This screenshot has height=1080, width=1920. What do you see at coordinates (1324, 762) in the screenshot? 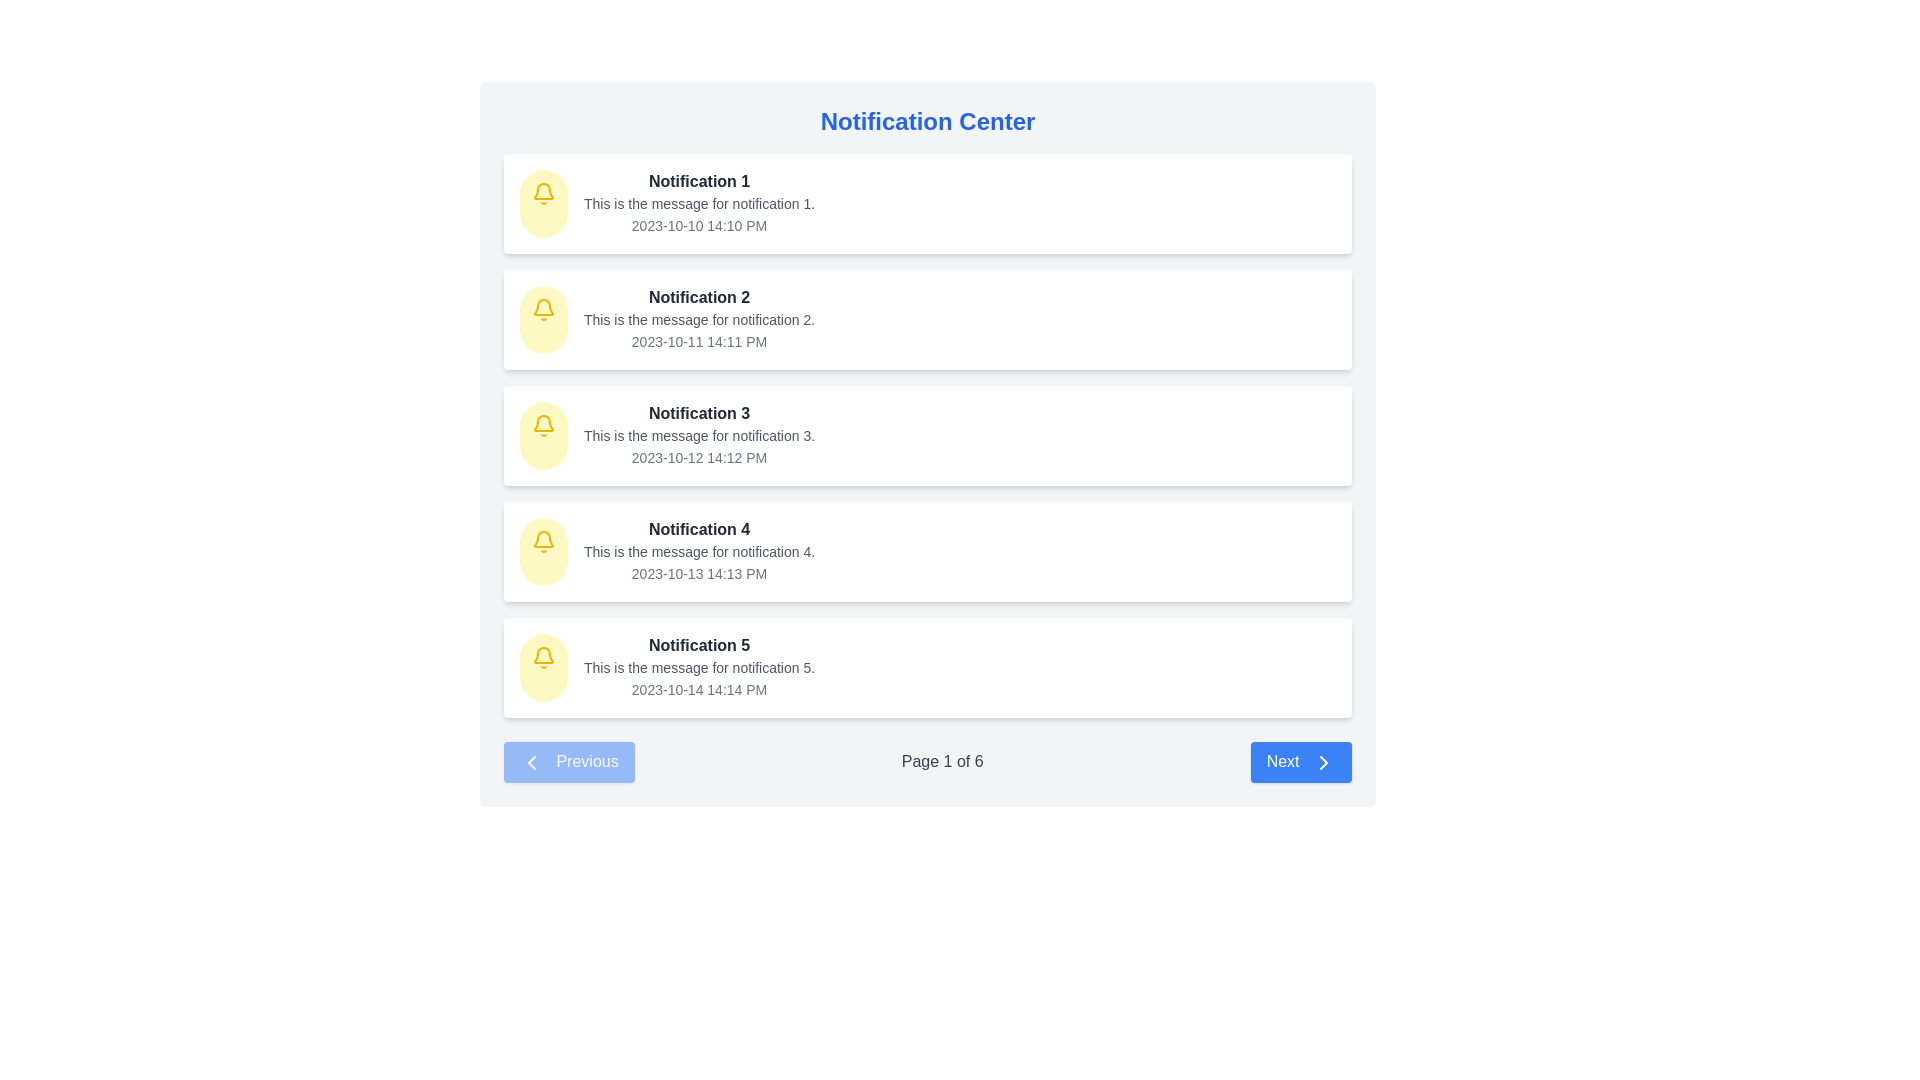
I see `the 'Next' button by navigating to the right-facing chevron icon located at the far right of the button` at bounding box center [1324, 762].